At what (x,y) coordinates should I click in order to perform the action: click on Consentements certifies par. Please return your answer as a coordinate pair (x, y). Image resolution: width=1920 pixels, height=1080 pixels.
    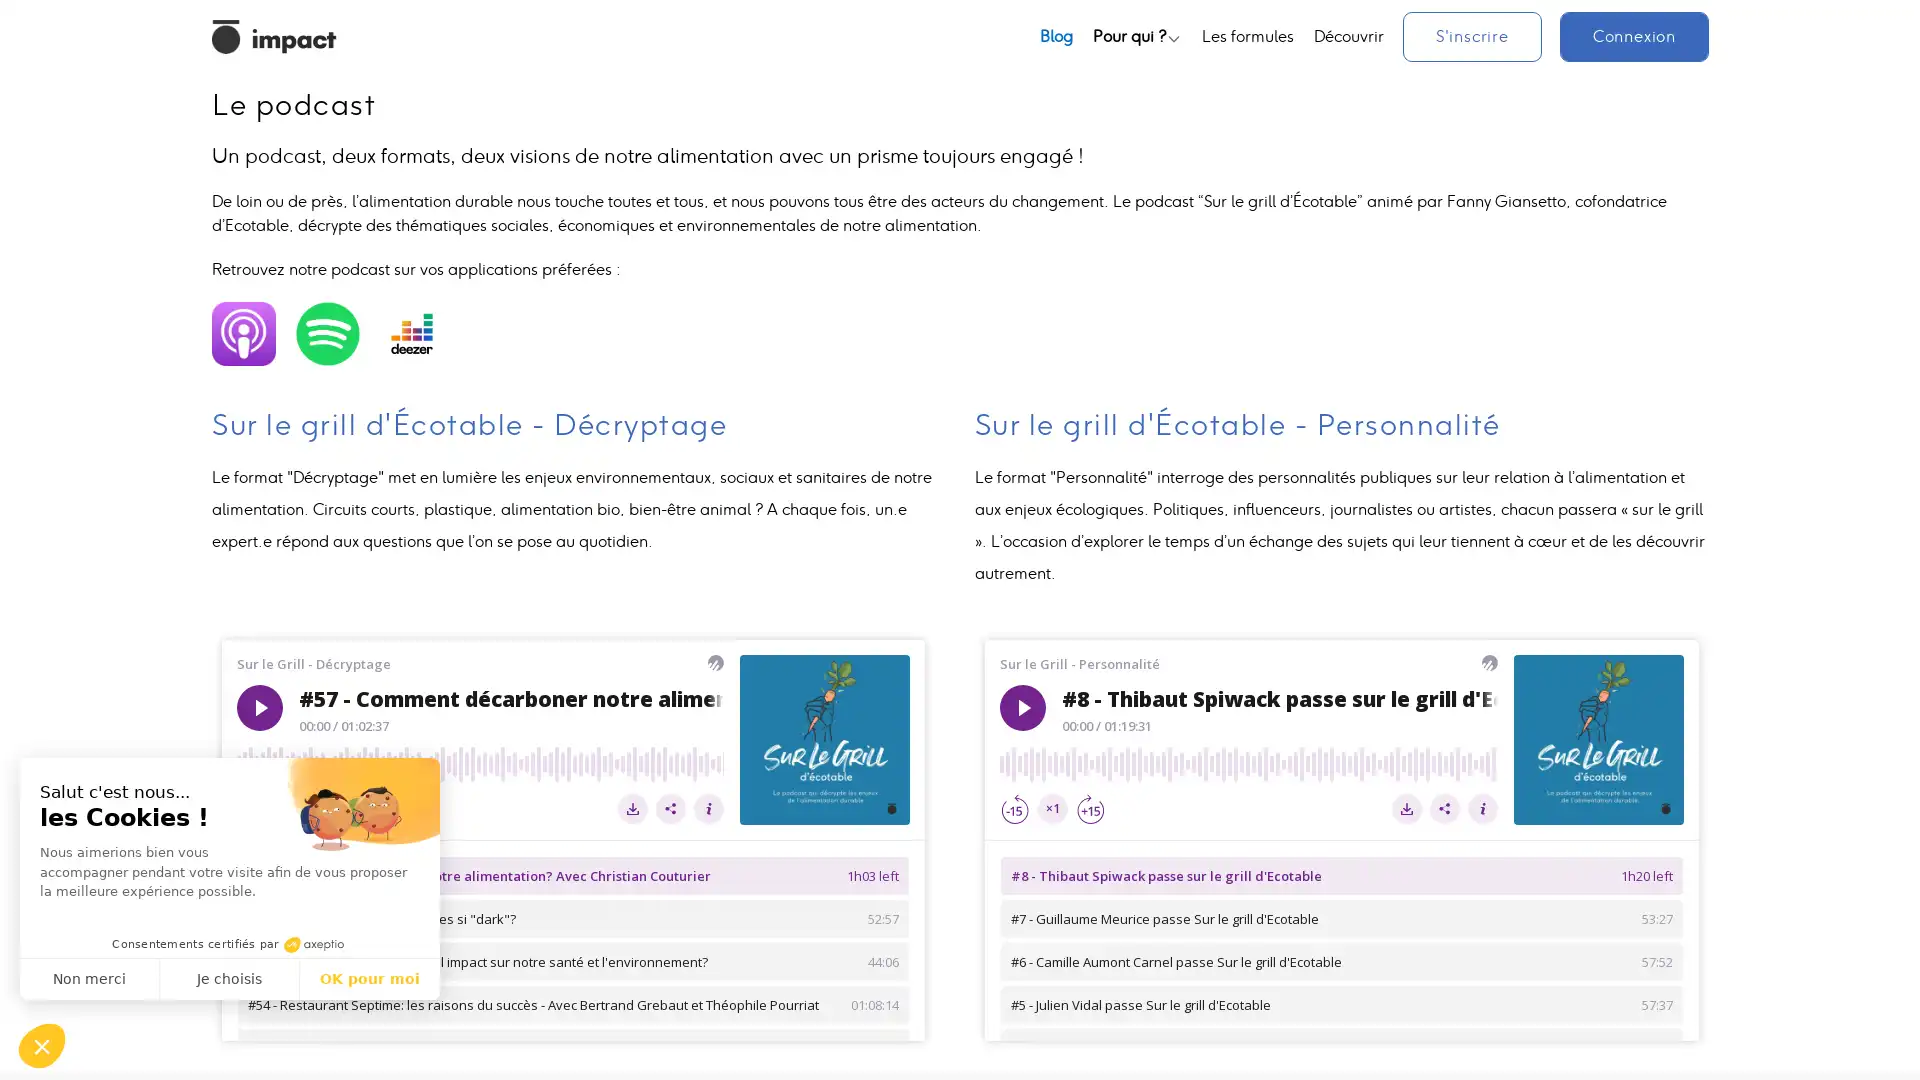
    Looking at the image, I should click on (229, 944).